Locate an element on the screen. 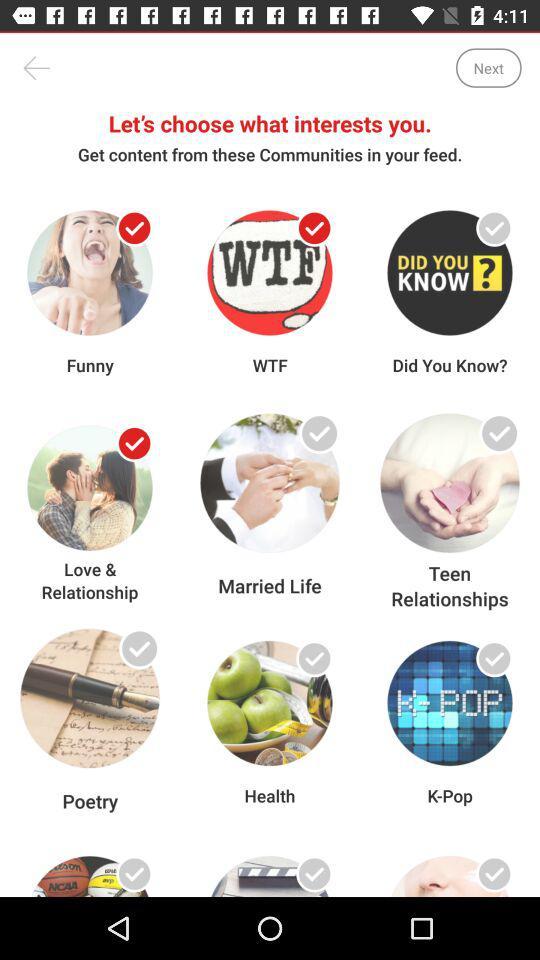  go do sealet is located at coordinates (314, 443).